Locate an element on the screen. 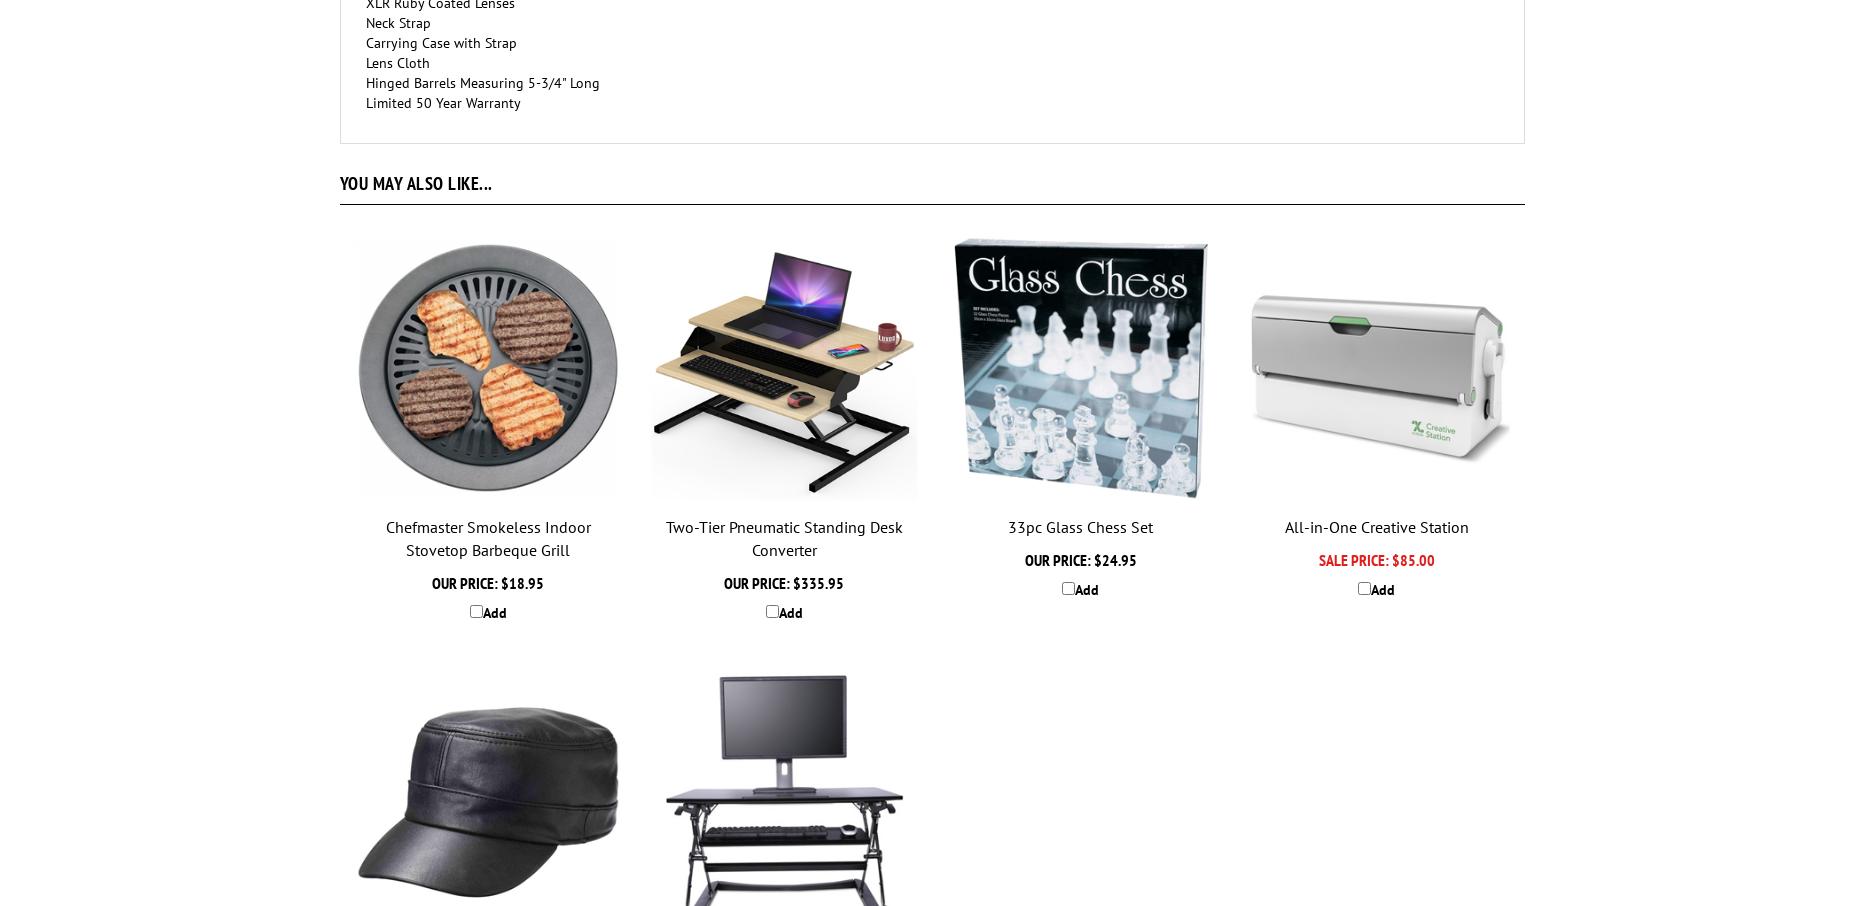 The image size is (1850, 906). 'Carrying Case with Strap' is located at coordinates (440, 42).